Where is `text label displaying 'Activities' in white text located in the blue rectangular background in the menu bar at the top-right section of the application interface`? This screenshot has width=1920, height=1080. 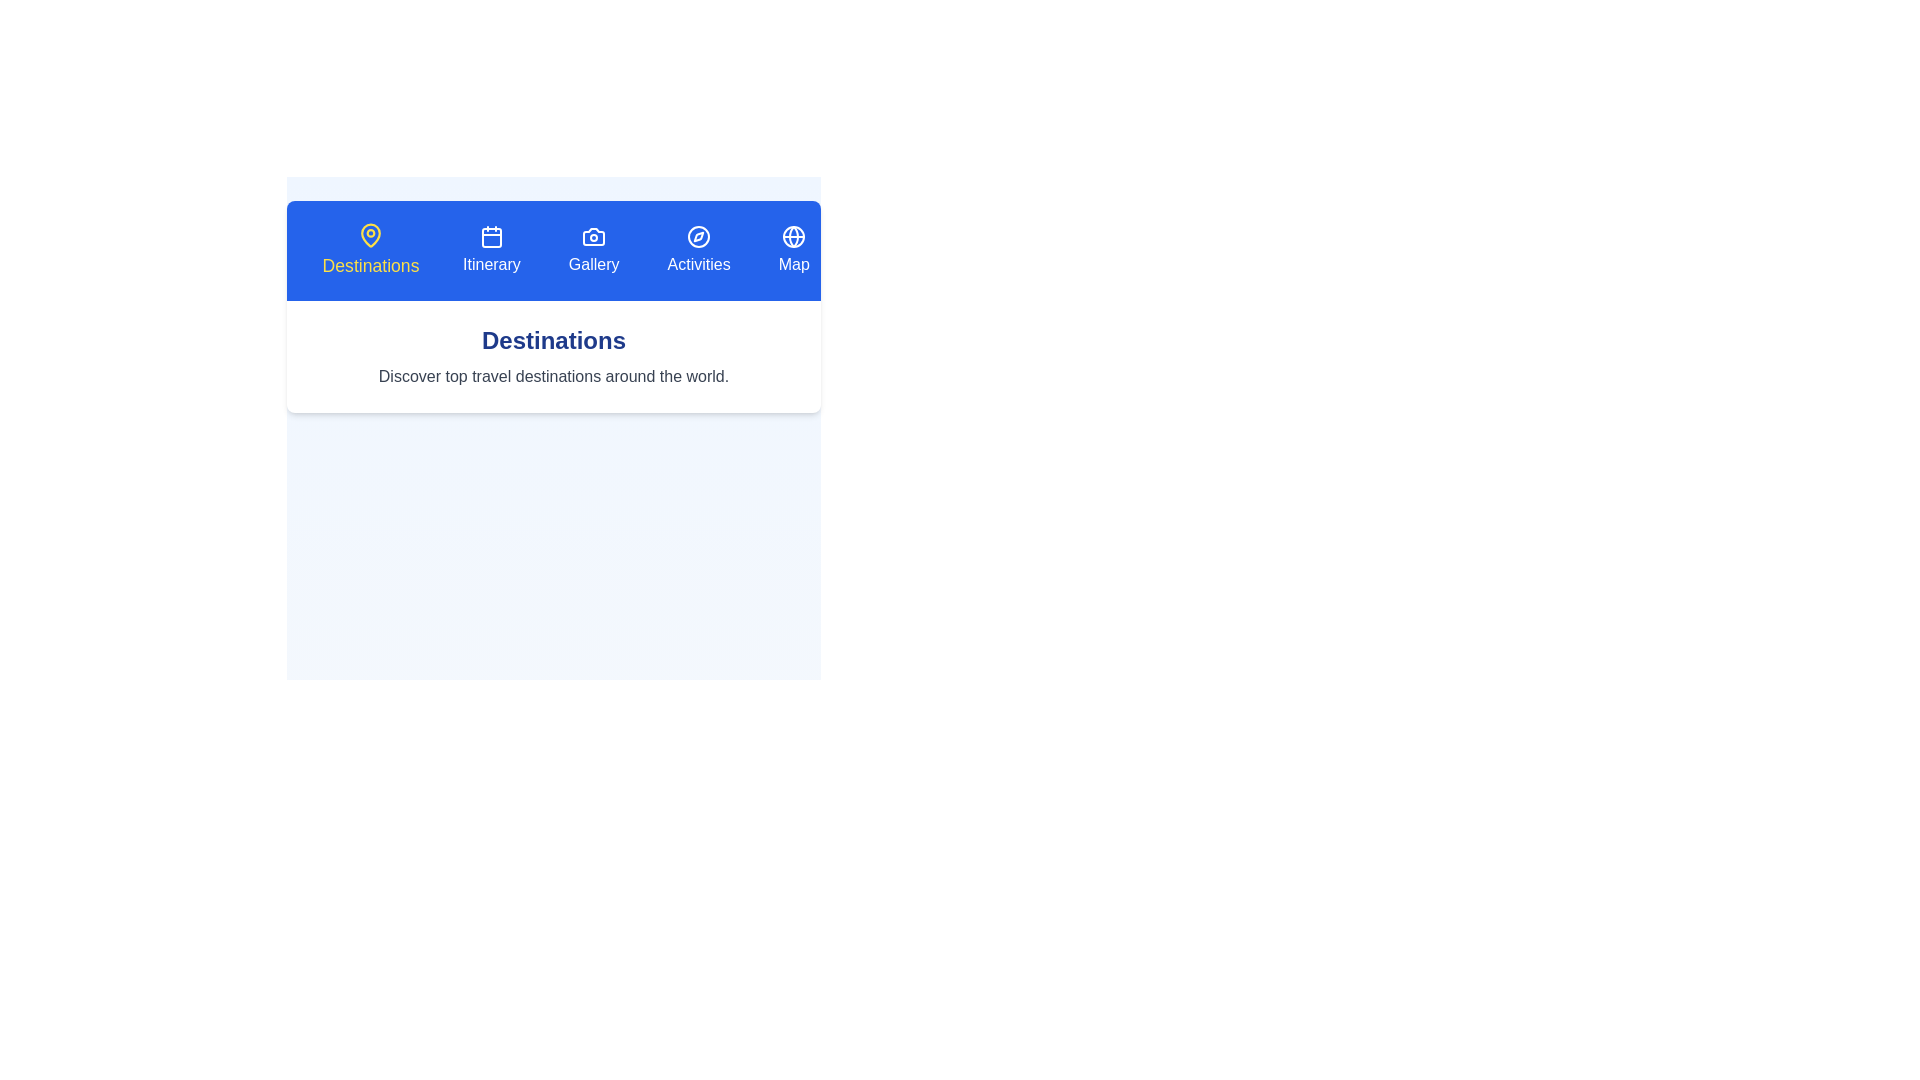
text label displaying 'Activities' in white text located in the blue rectangular background in the menu bar at the top-right section of the application interface is located at coordinates (699, 264).